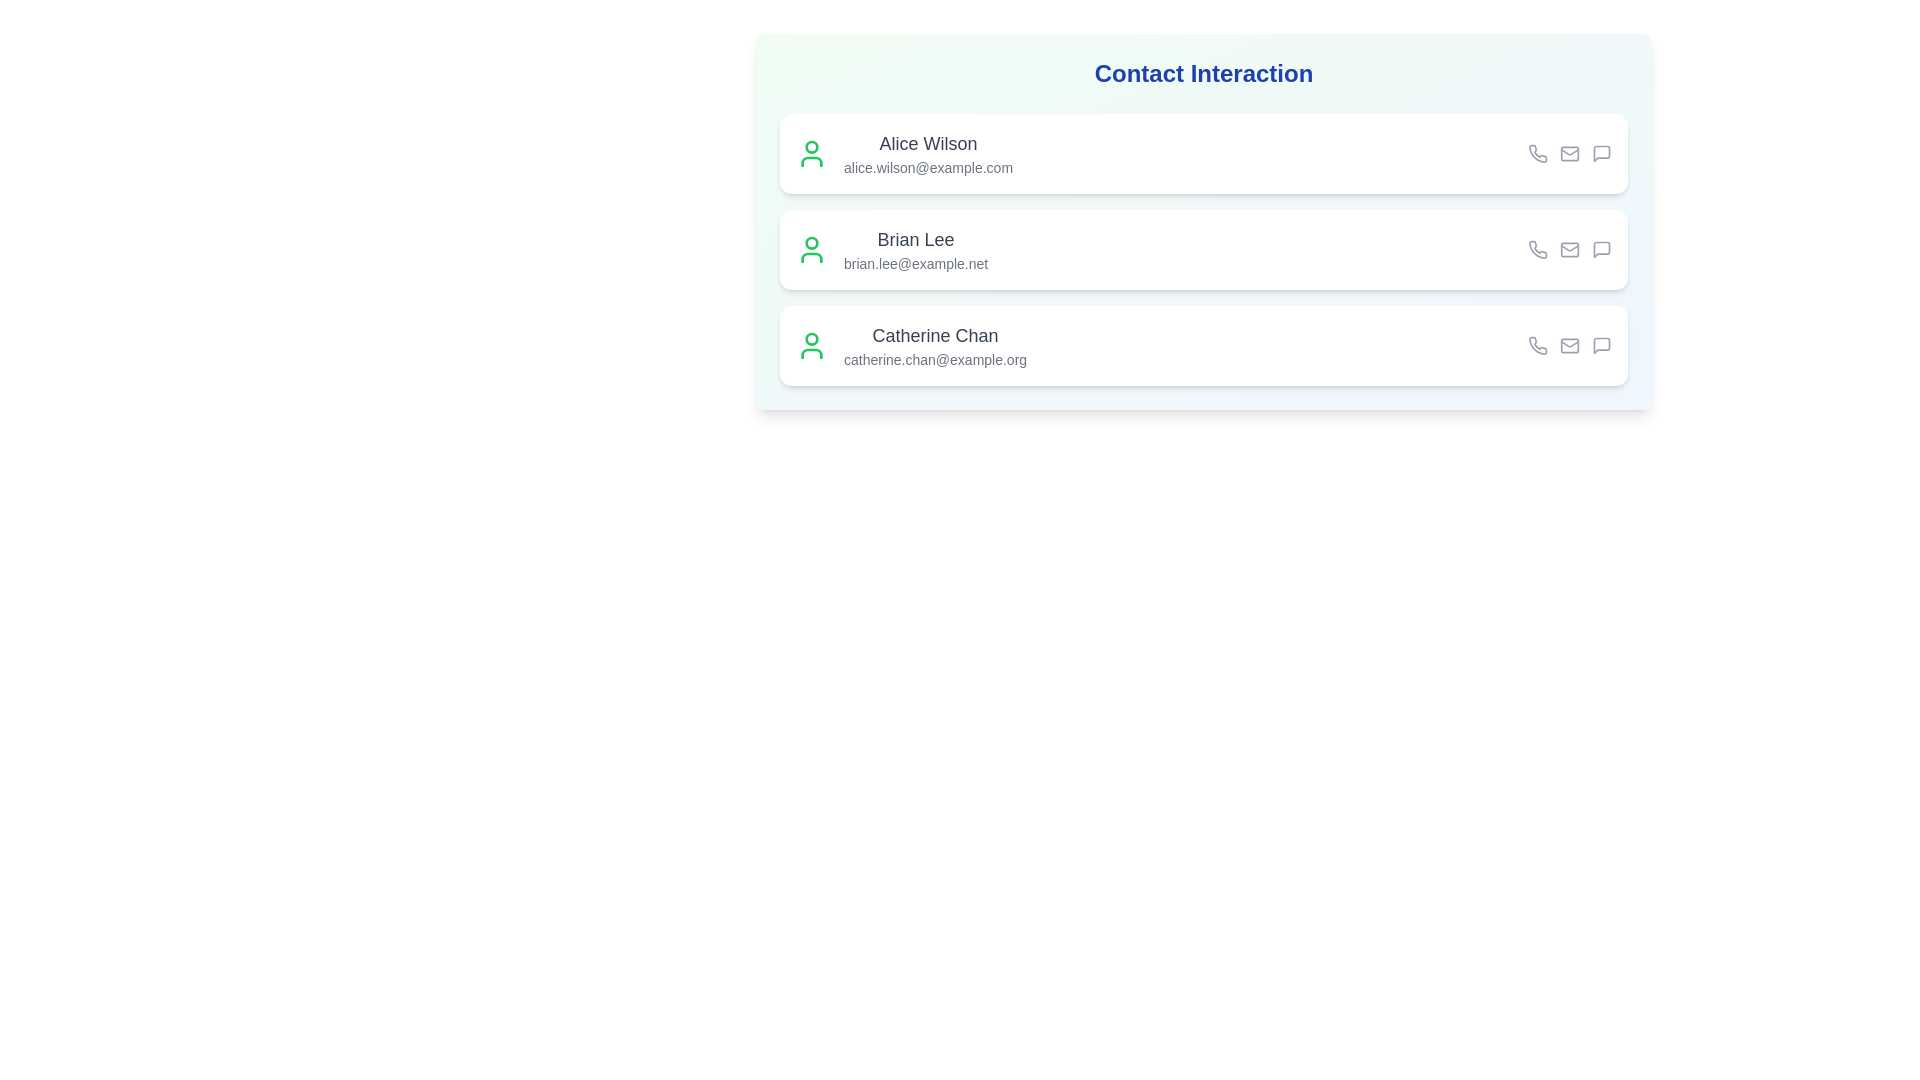 This screenshot has width=1920, height=1080. I want to click on the message icon for the contact Catherine Chan, so click(1602, 345).